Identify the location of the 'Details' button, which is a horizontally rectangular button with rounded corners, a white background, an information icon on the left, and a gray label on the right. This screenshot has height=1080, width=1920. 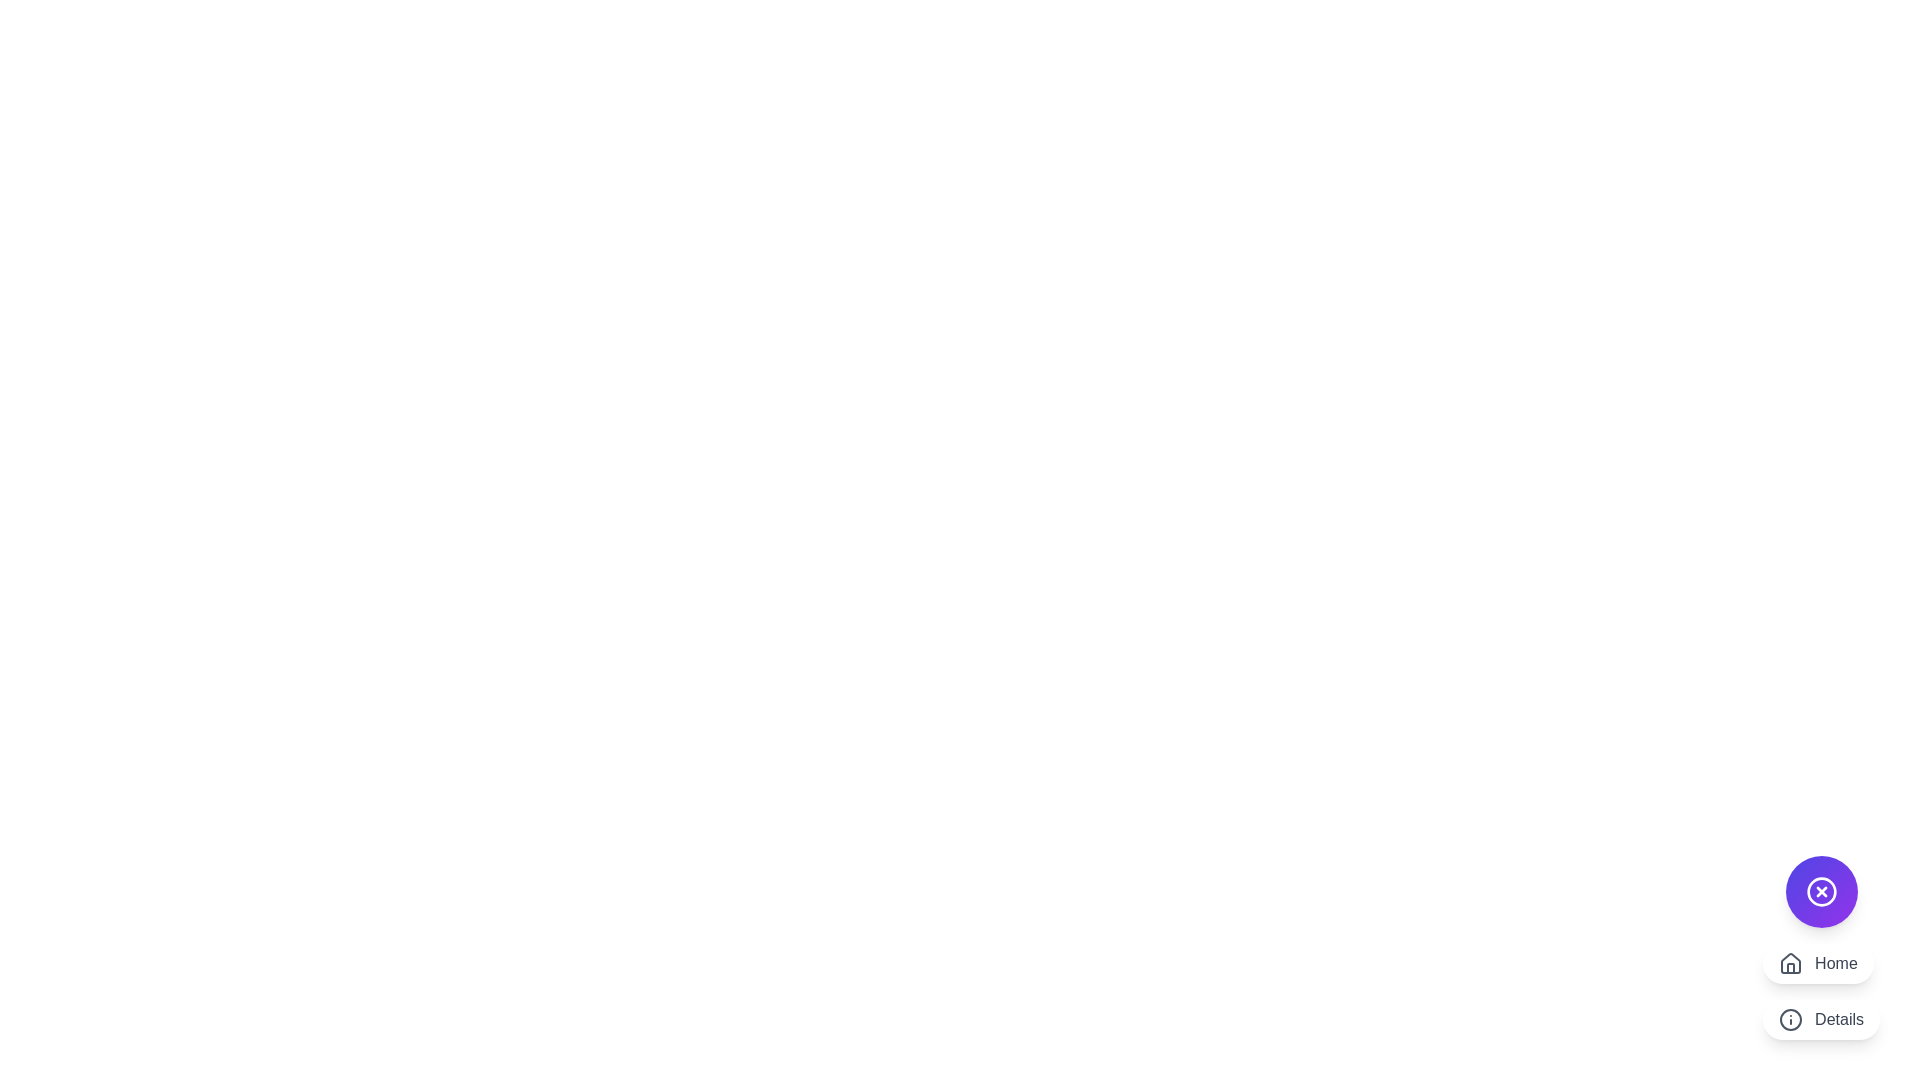
(1821, 1019).